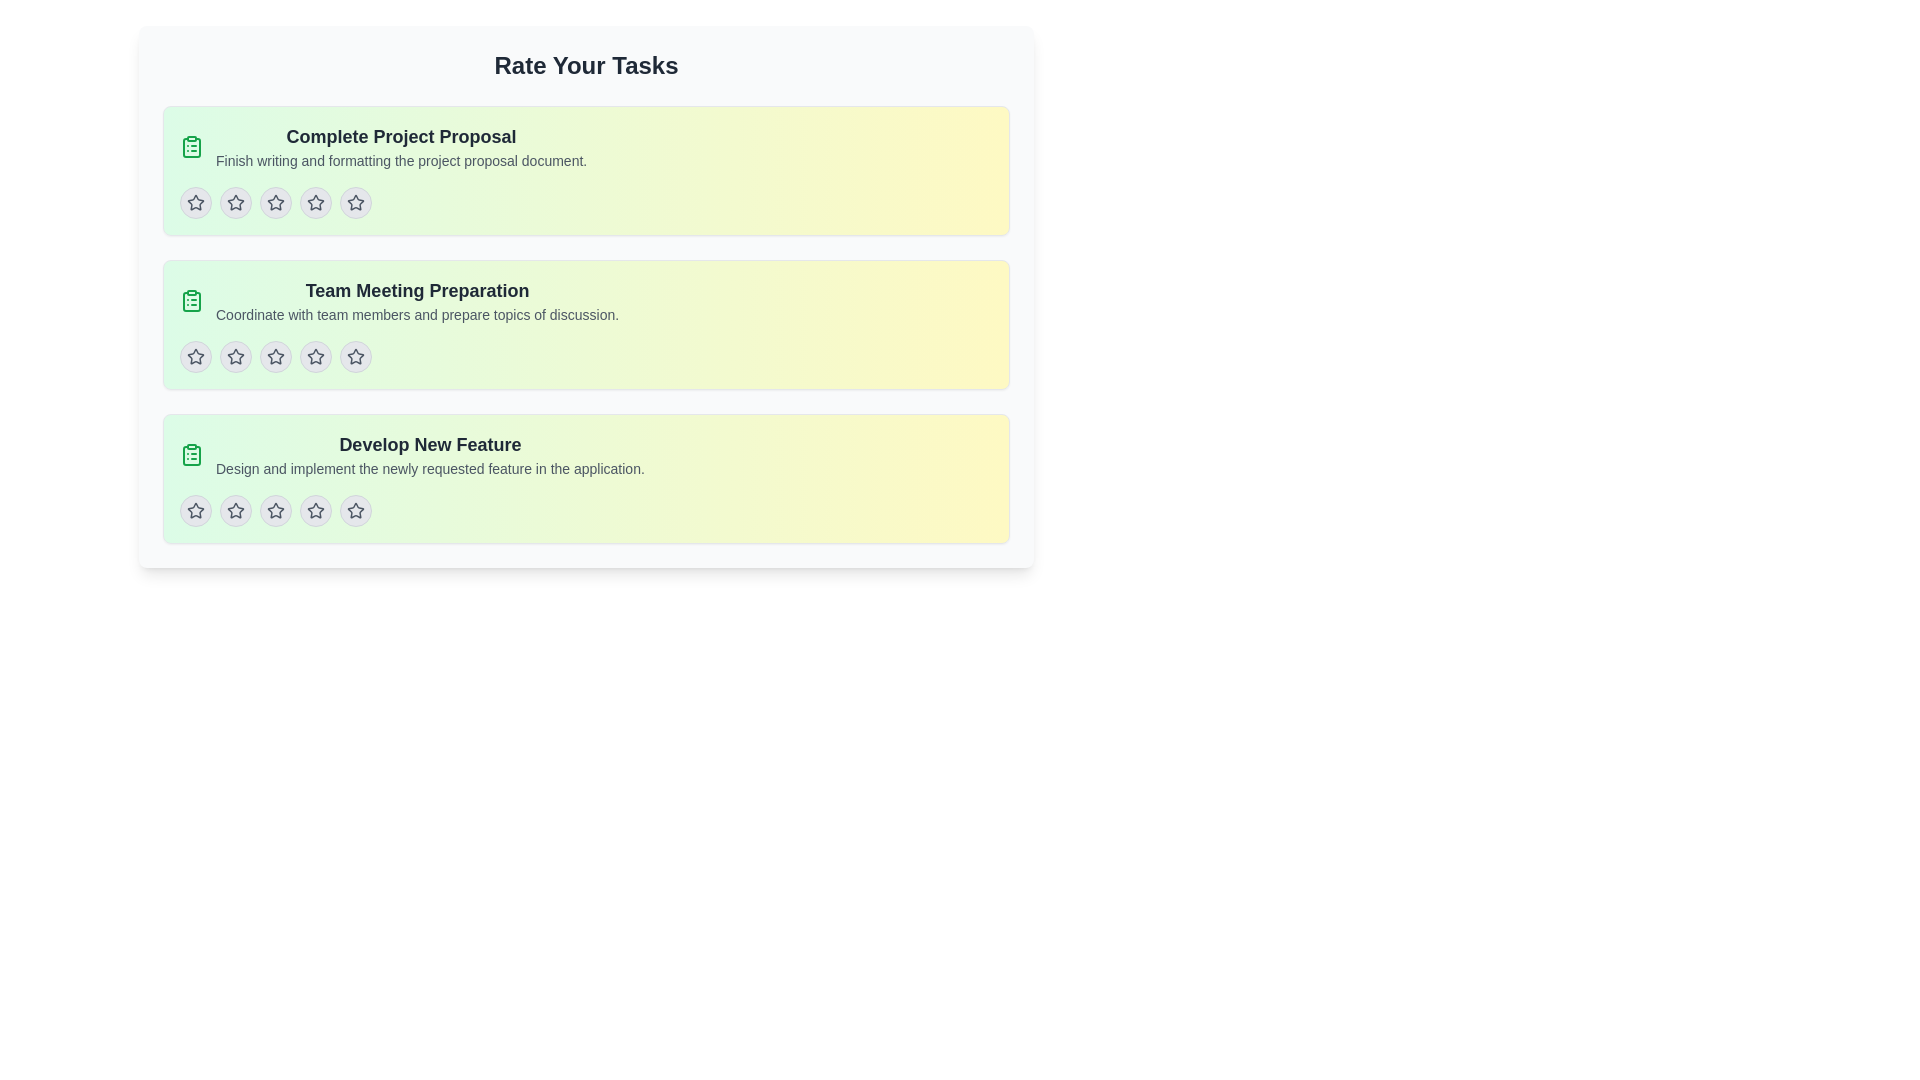  Describe the element at coordinates (274, 356) in the screenshot. I see `the circular button with a light gray background and an empty star icon outlined in dark gray, located in the 'Team Meeting Preparation' section` at that location.